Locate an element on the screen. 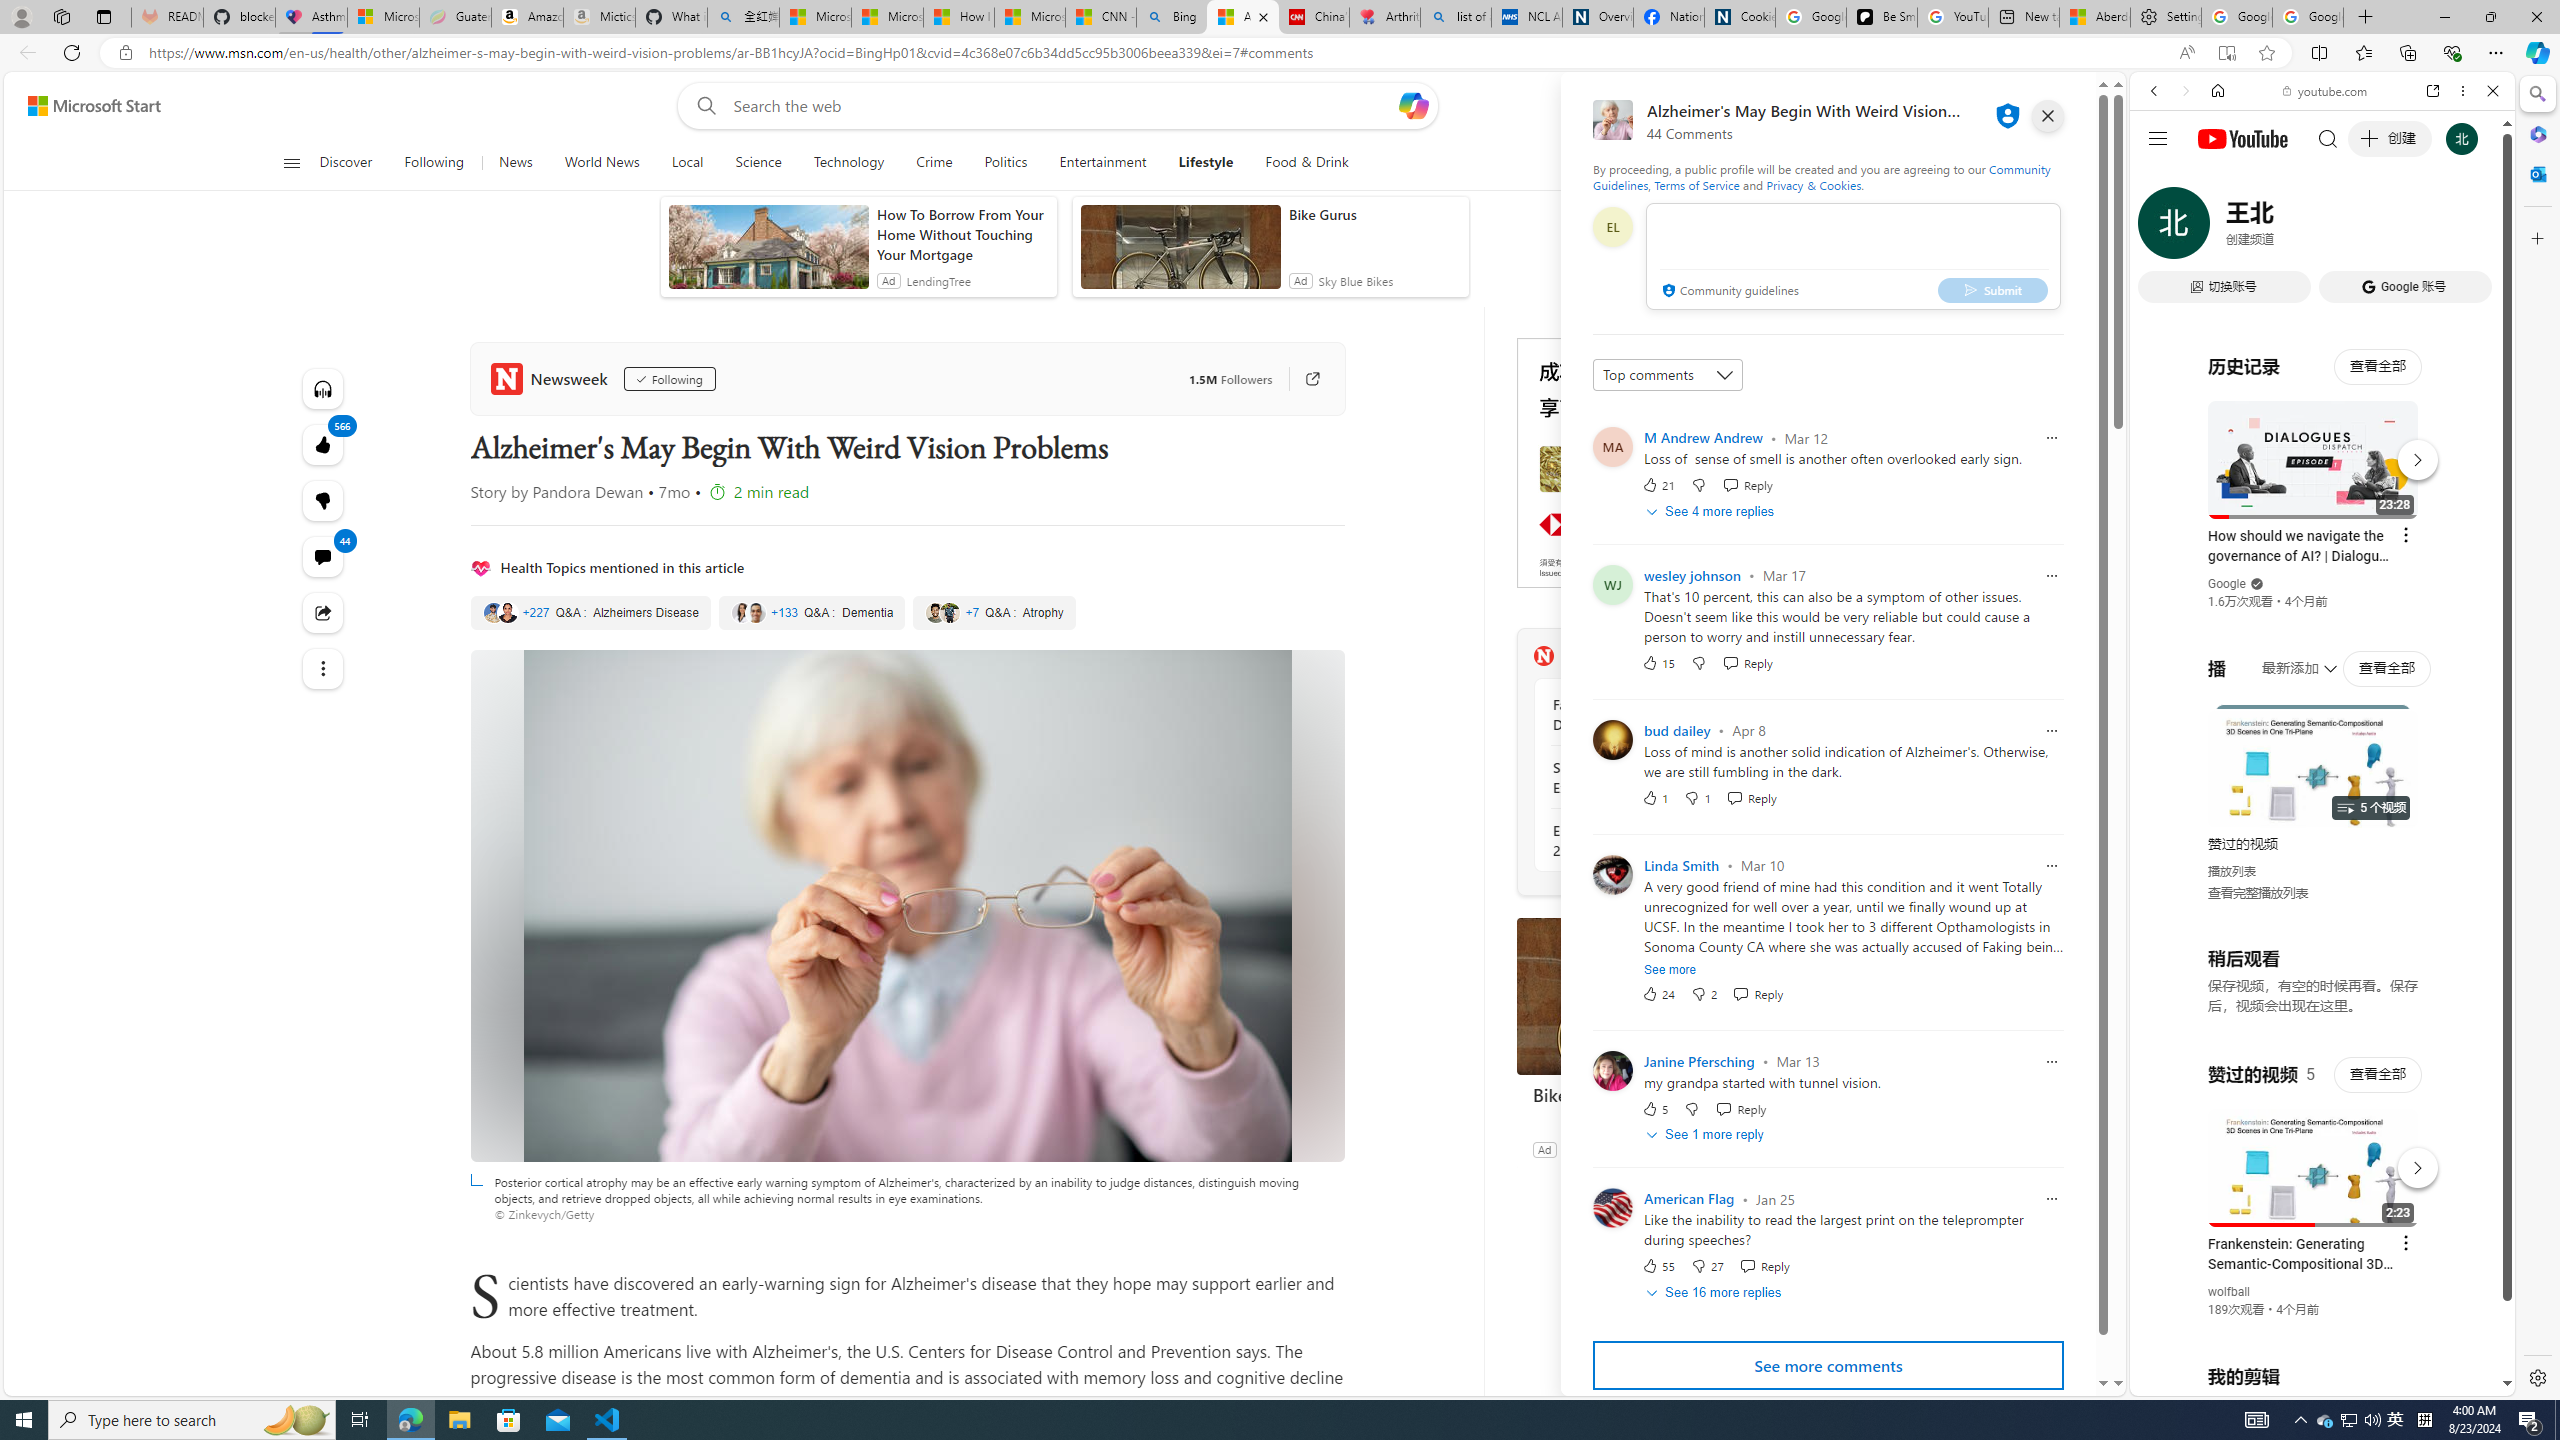 Image resolution: width=2560 pixels, height=1440 pixels. 'WEB  ' is located at coordinates (2162, 229).